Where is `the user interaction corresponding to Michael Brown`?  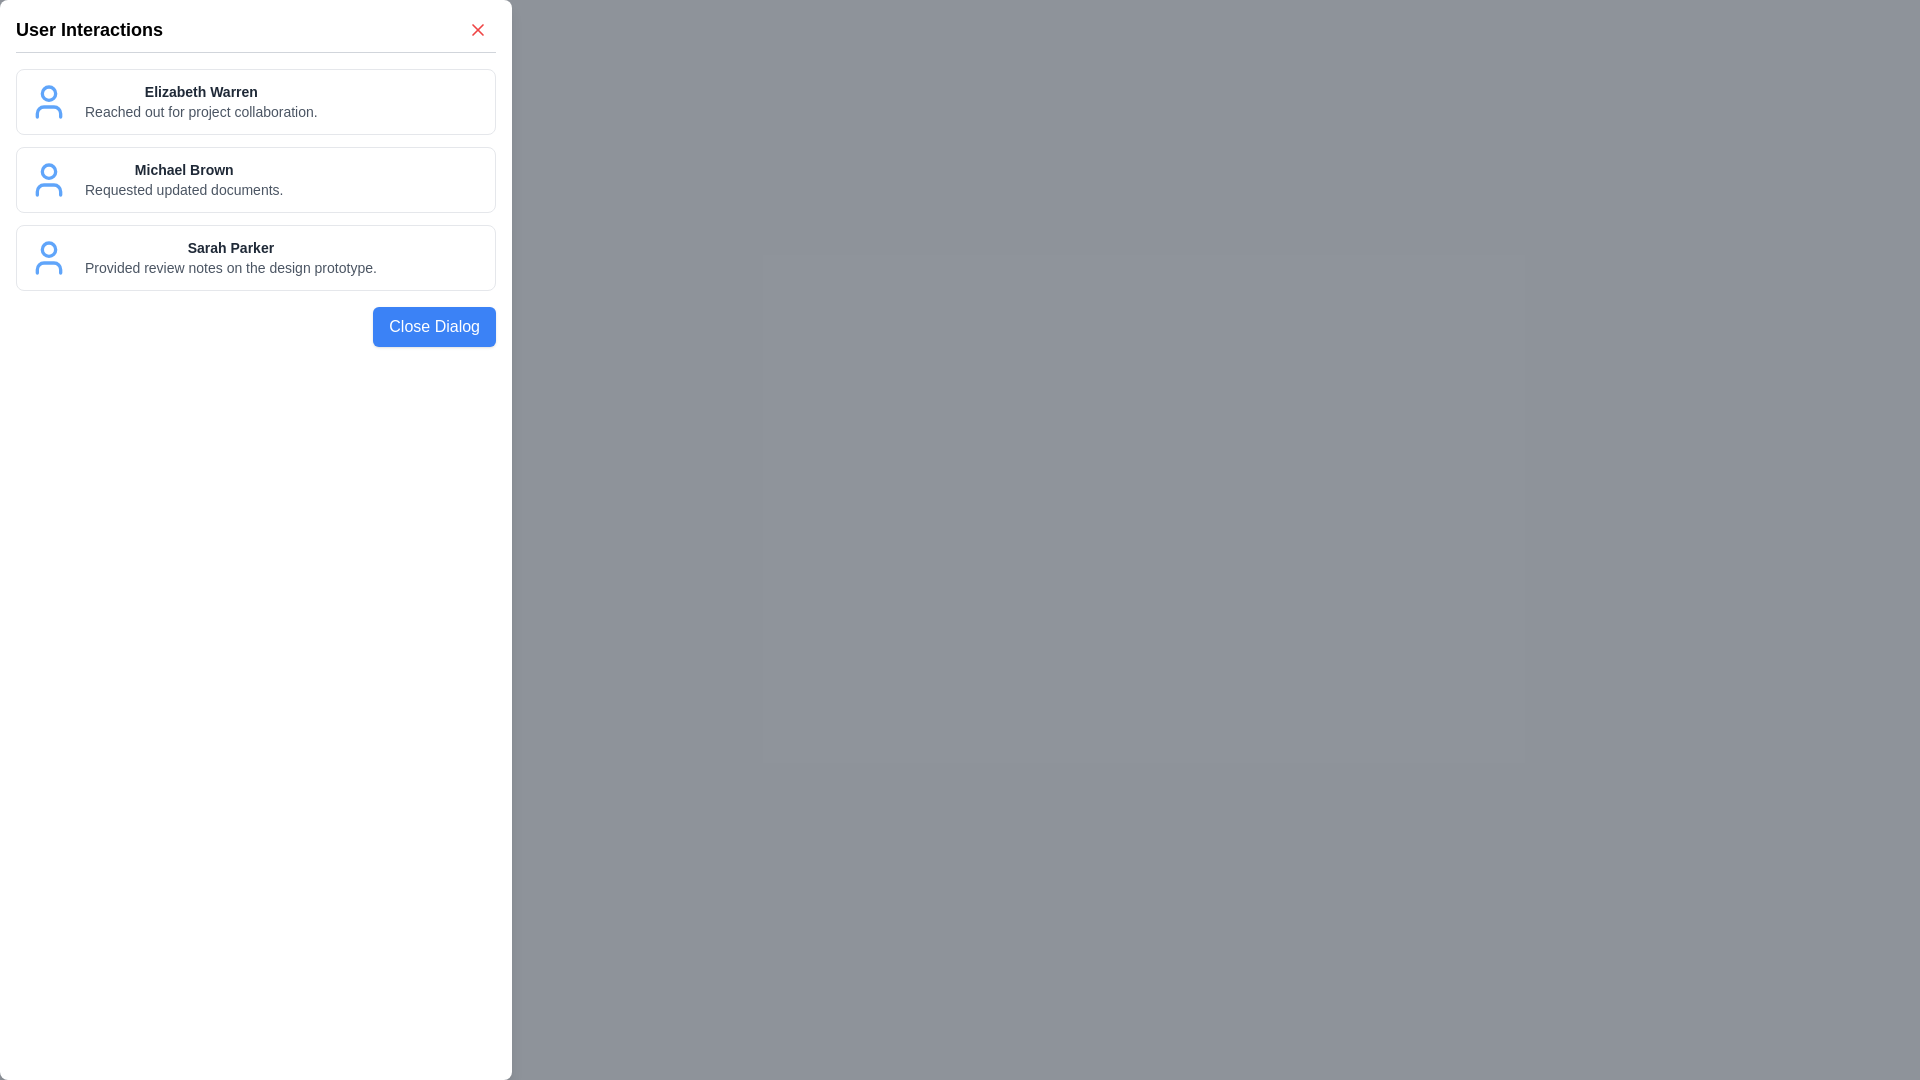 the user interaction corresponding to Michael Brown is located at coordinates (254, 180).